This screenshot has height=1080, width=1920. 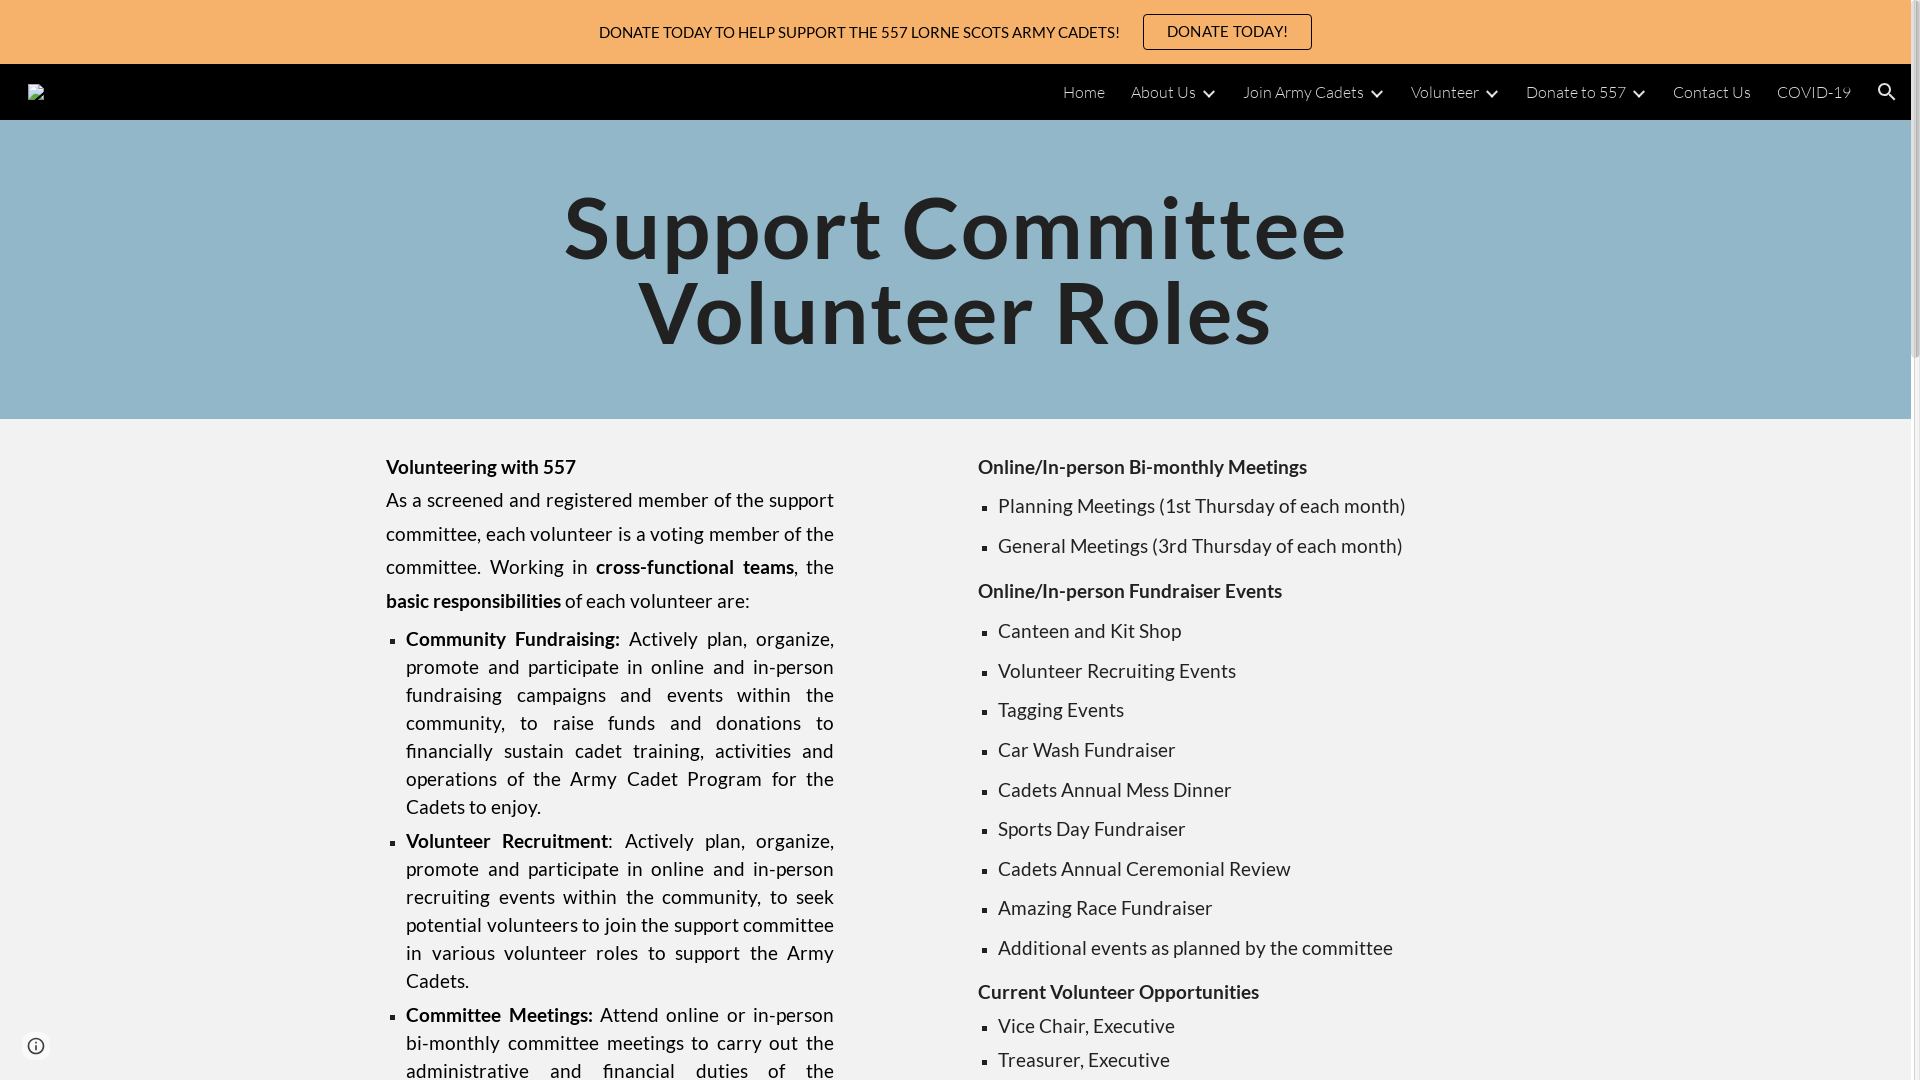 I want to click on 'Expand/Collapse', so click(x=1207, y=92).